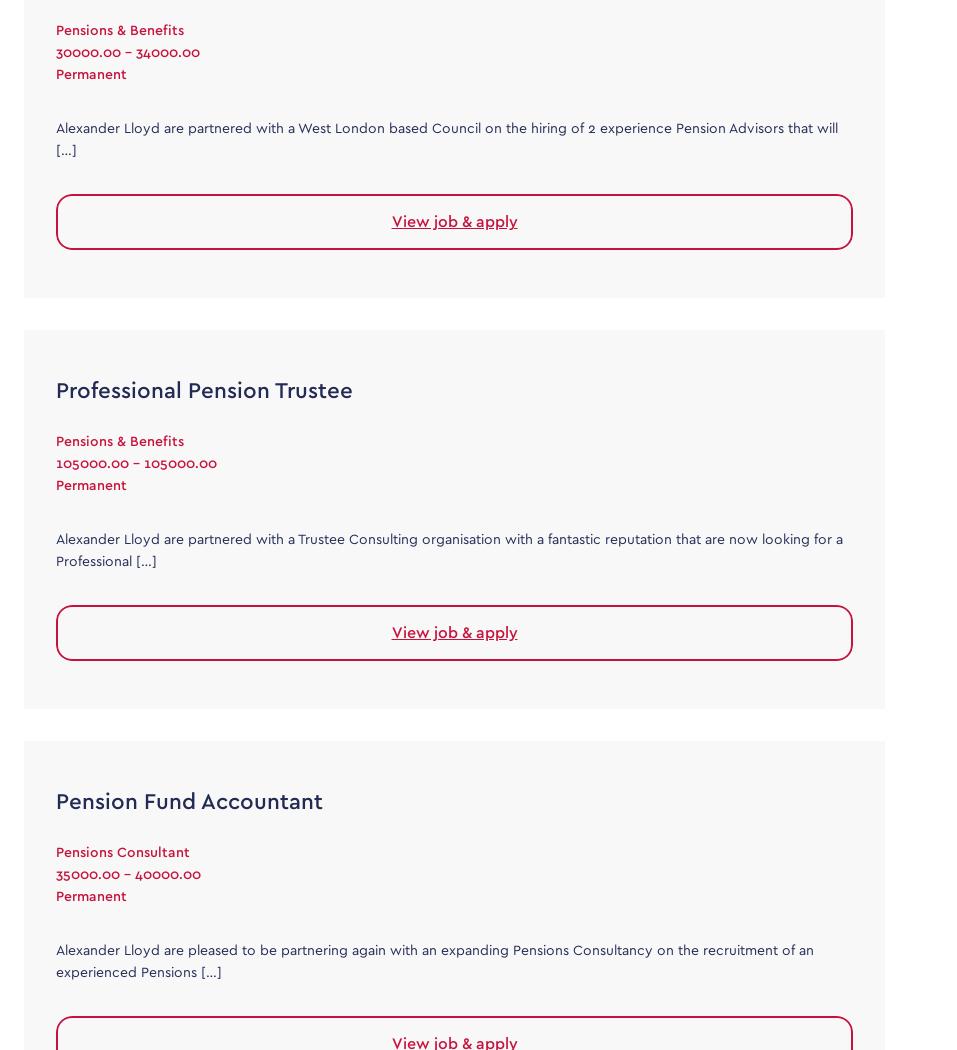  I want to click on 'Alexander Lloyd are partnered with a West London based Council on the hiring of 2 experience Pension Advisors that will […]', so click(54, 138).